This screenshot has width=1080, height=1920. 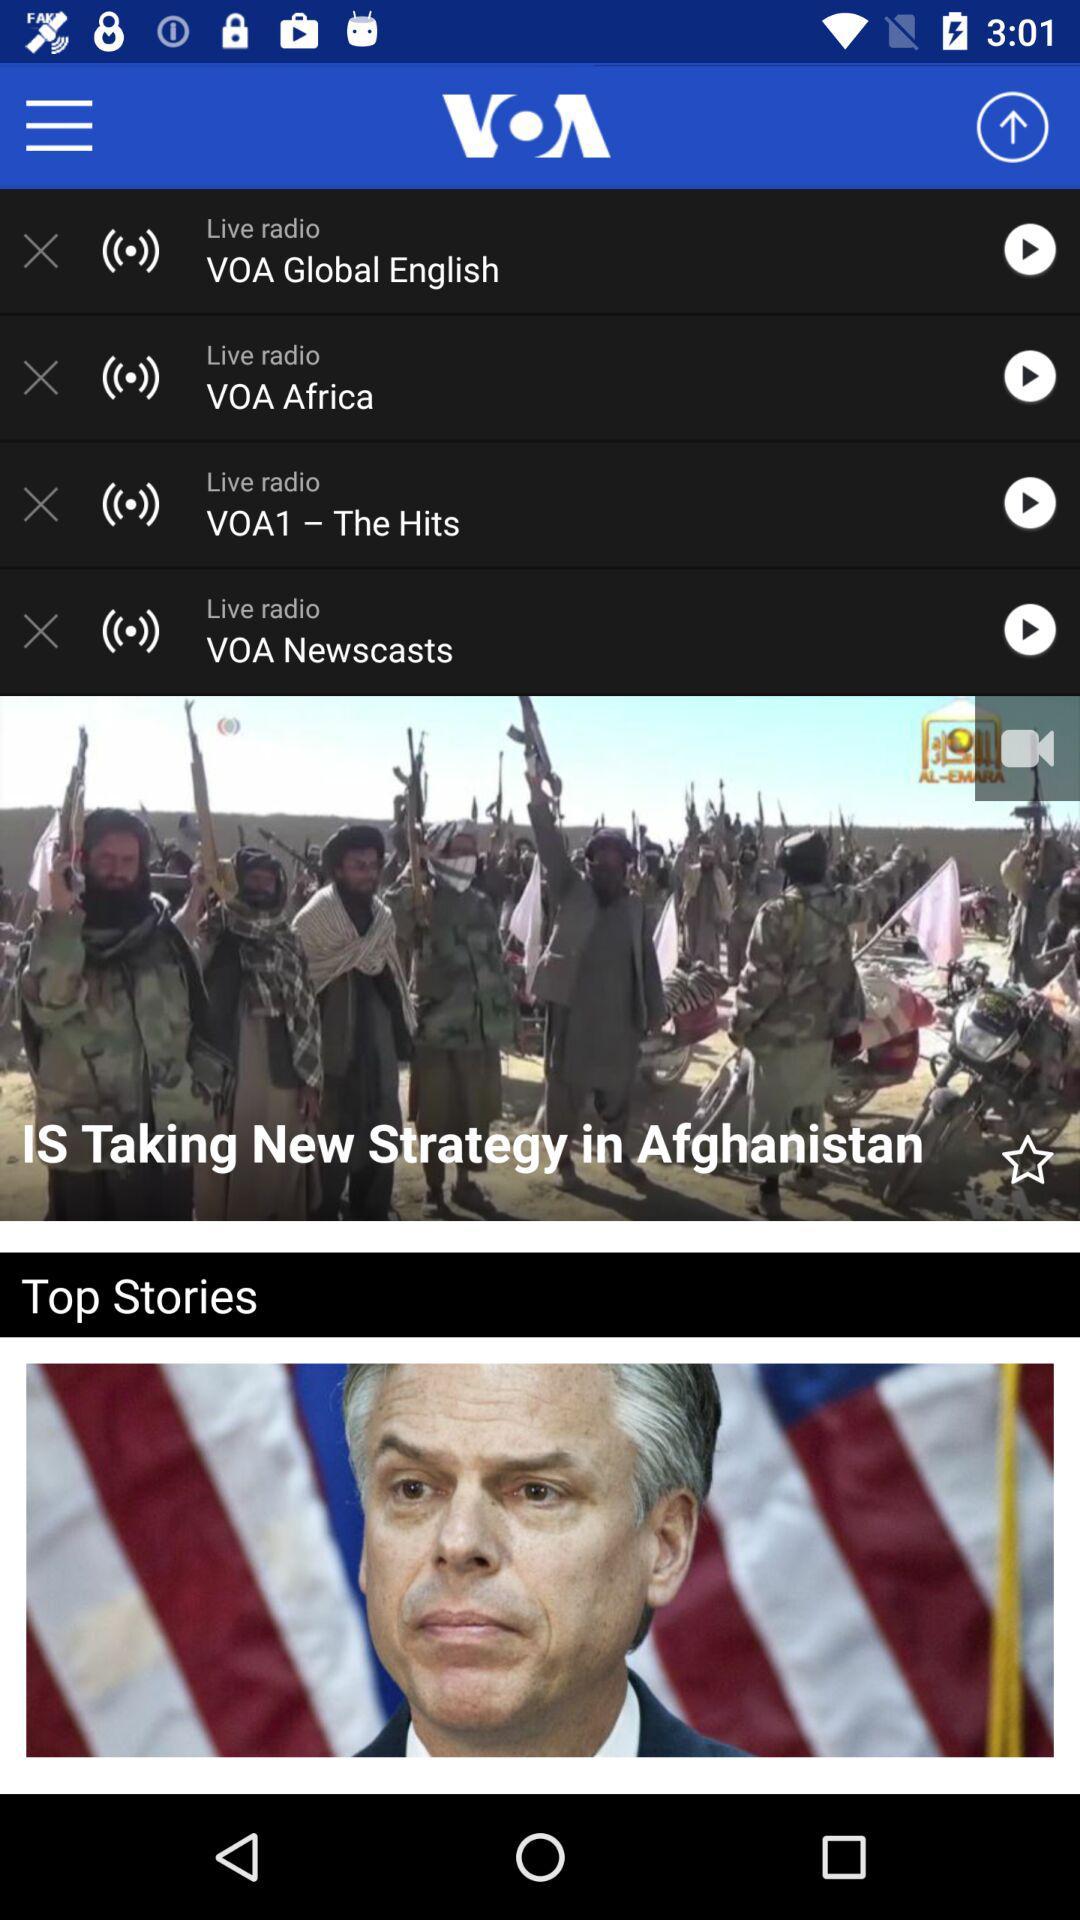 I want to click on delete selection, so click(x=50, y=504).